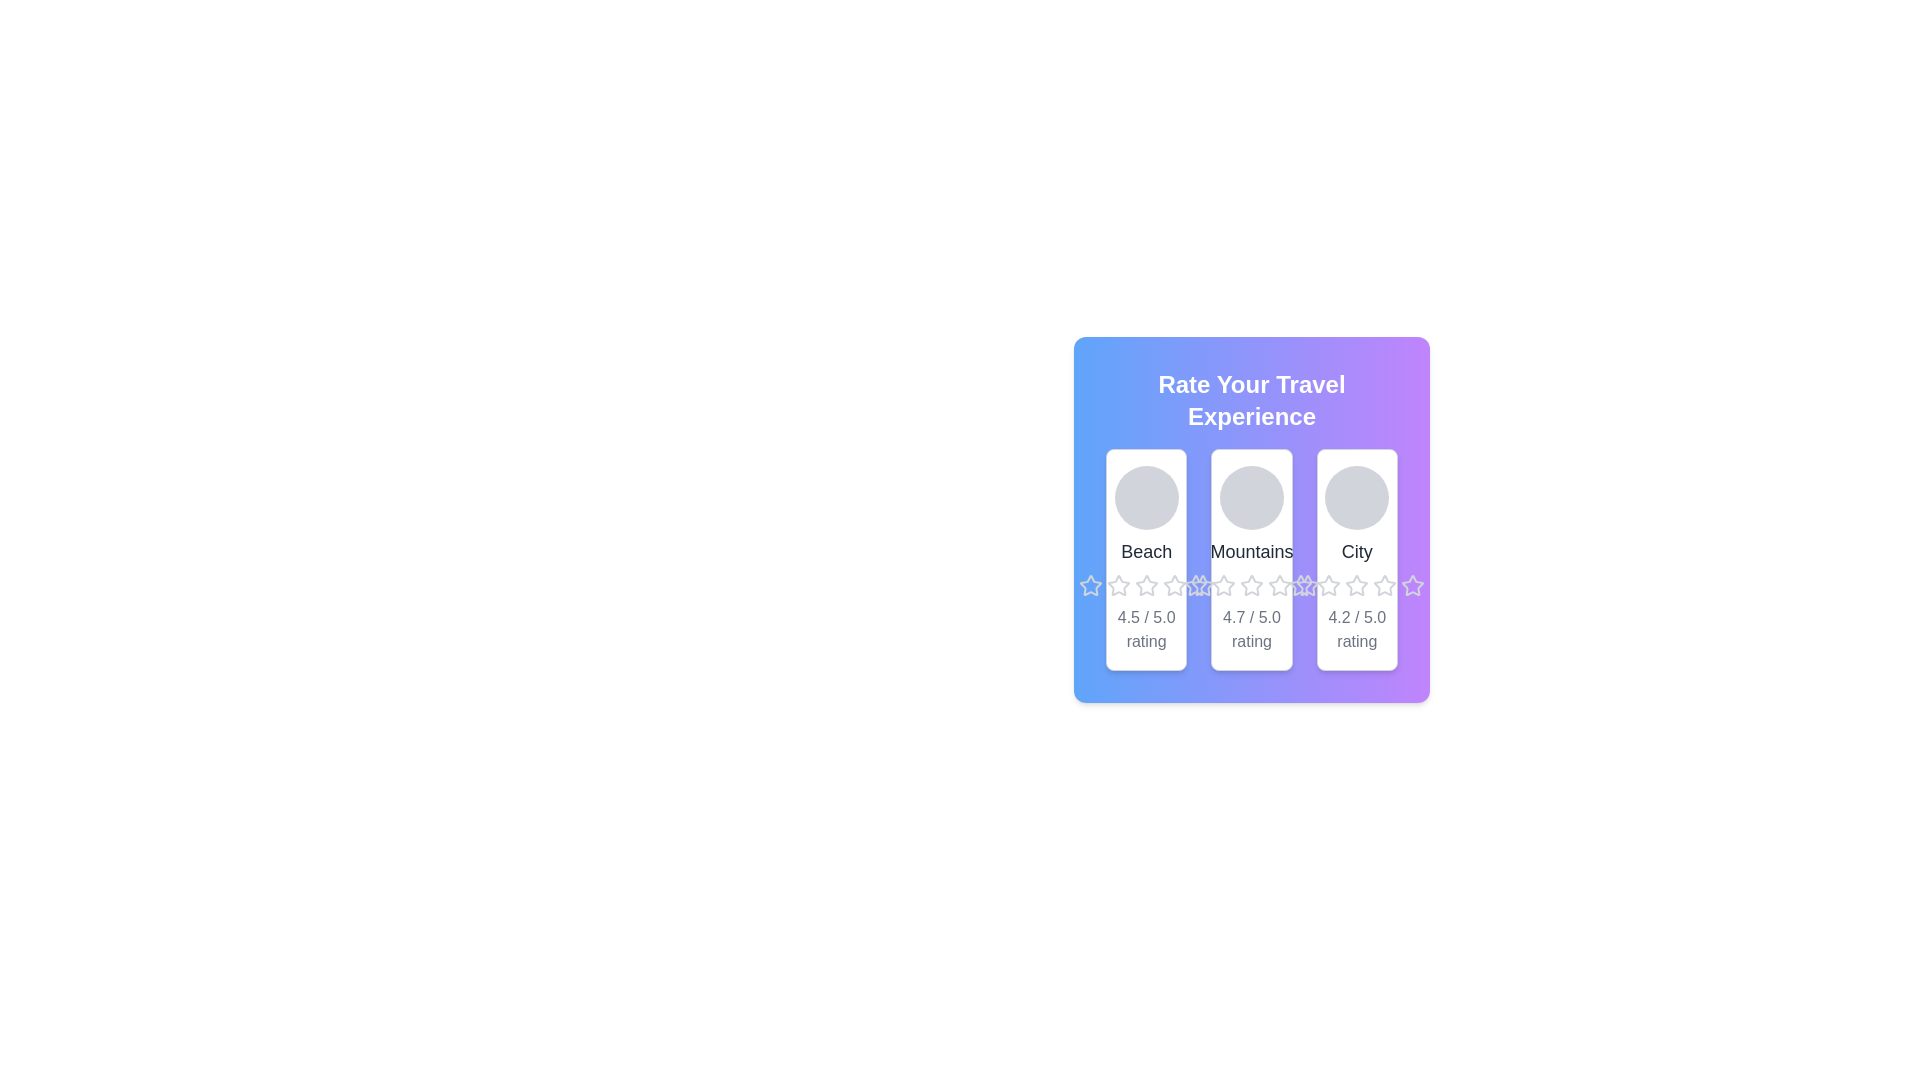  Describe the element at coordinates (1357, 585) in the screenshot. I see `the third set of star rating components located in the center column below the 'City' label` at that location.